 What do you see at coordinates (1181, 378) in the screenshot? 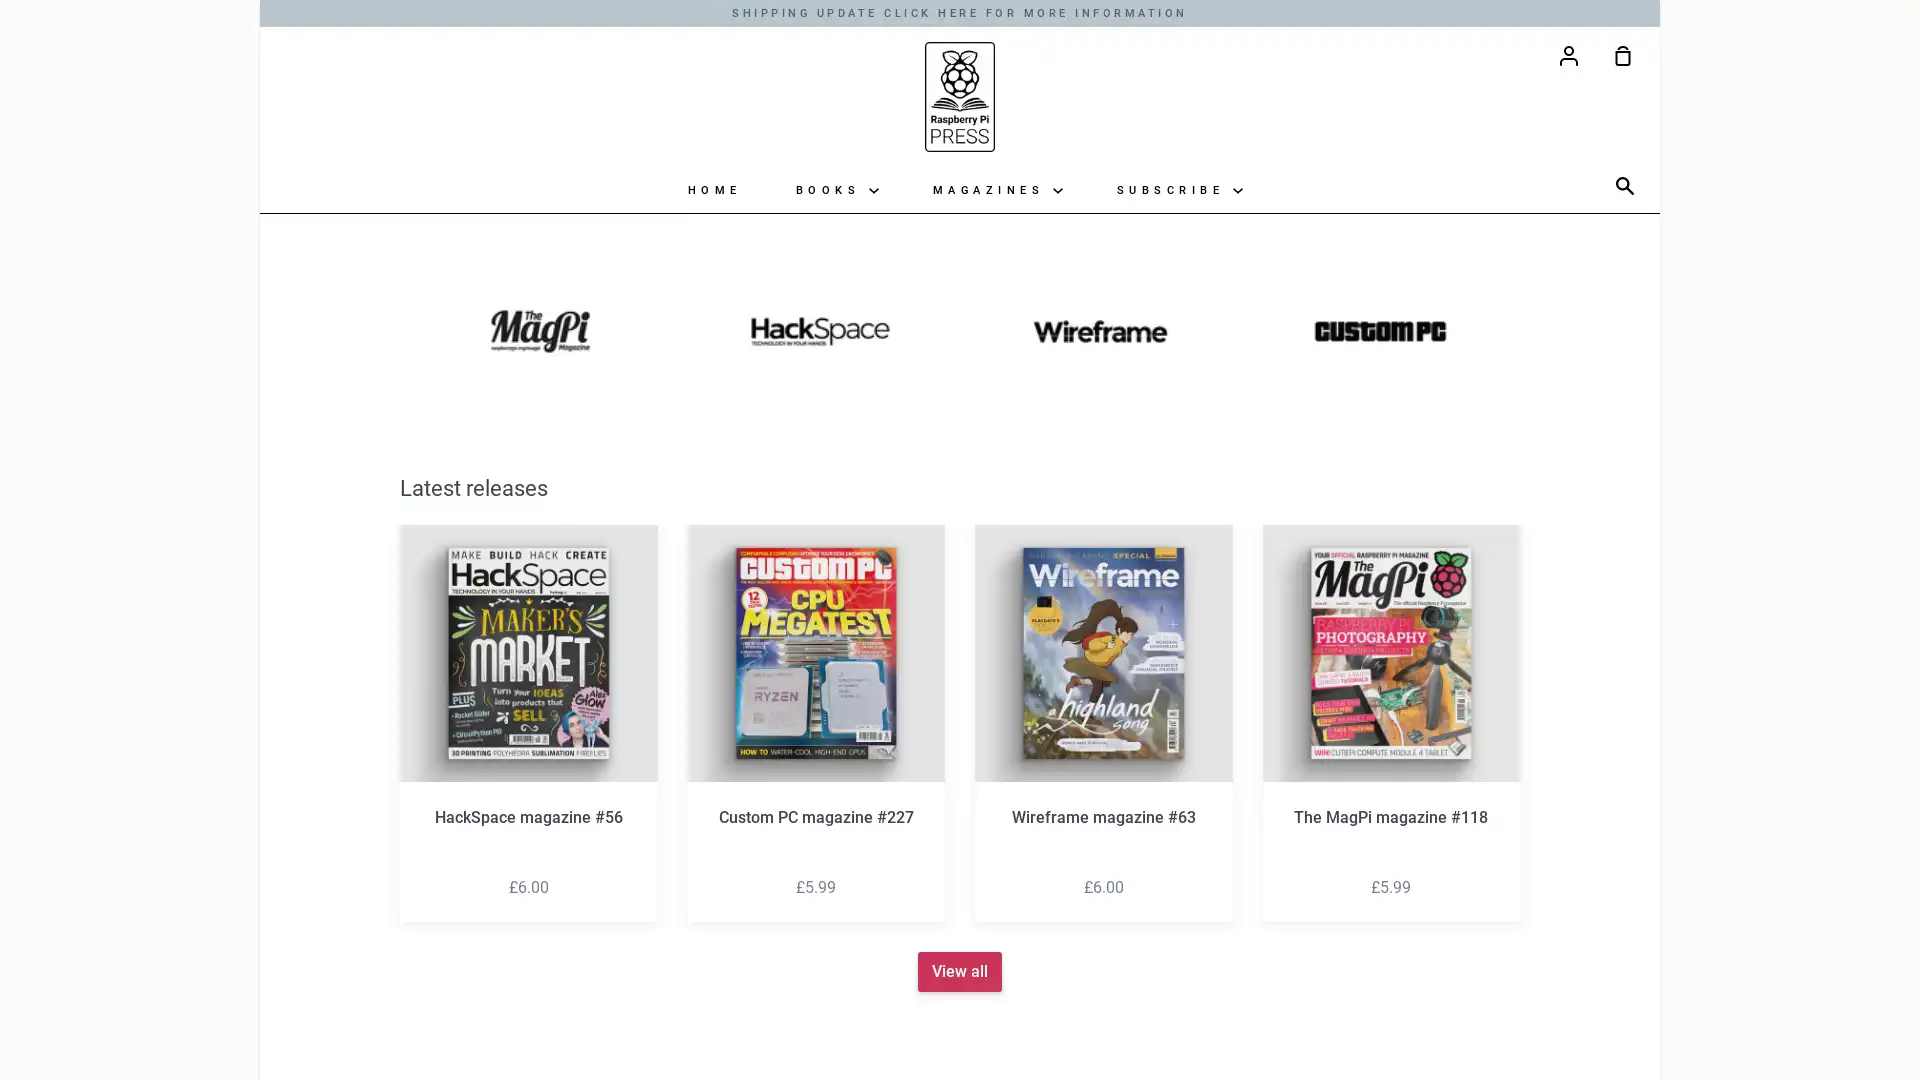
I see `Dismiss` at bounding box center [1181, 378].